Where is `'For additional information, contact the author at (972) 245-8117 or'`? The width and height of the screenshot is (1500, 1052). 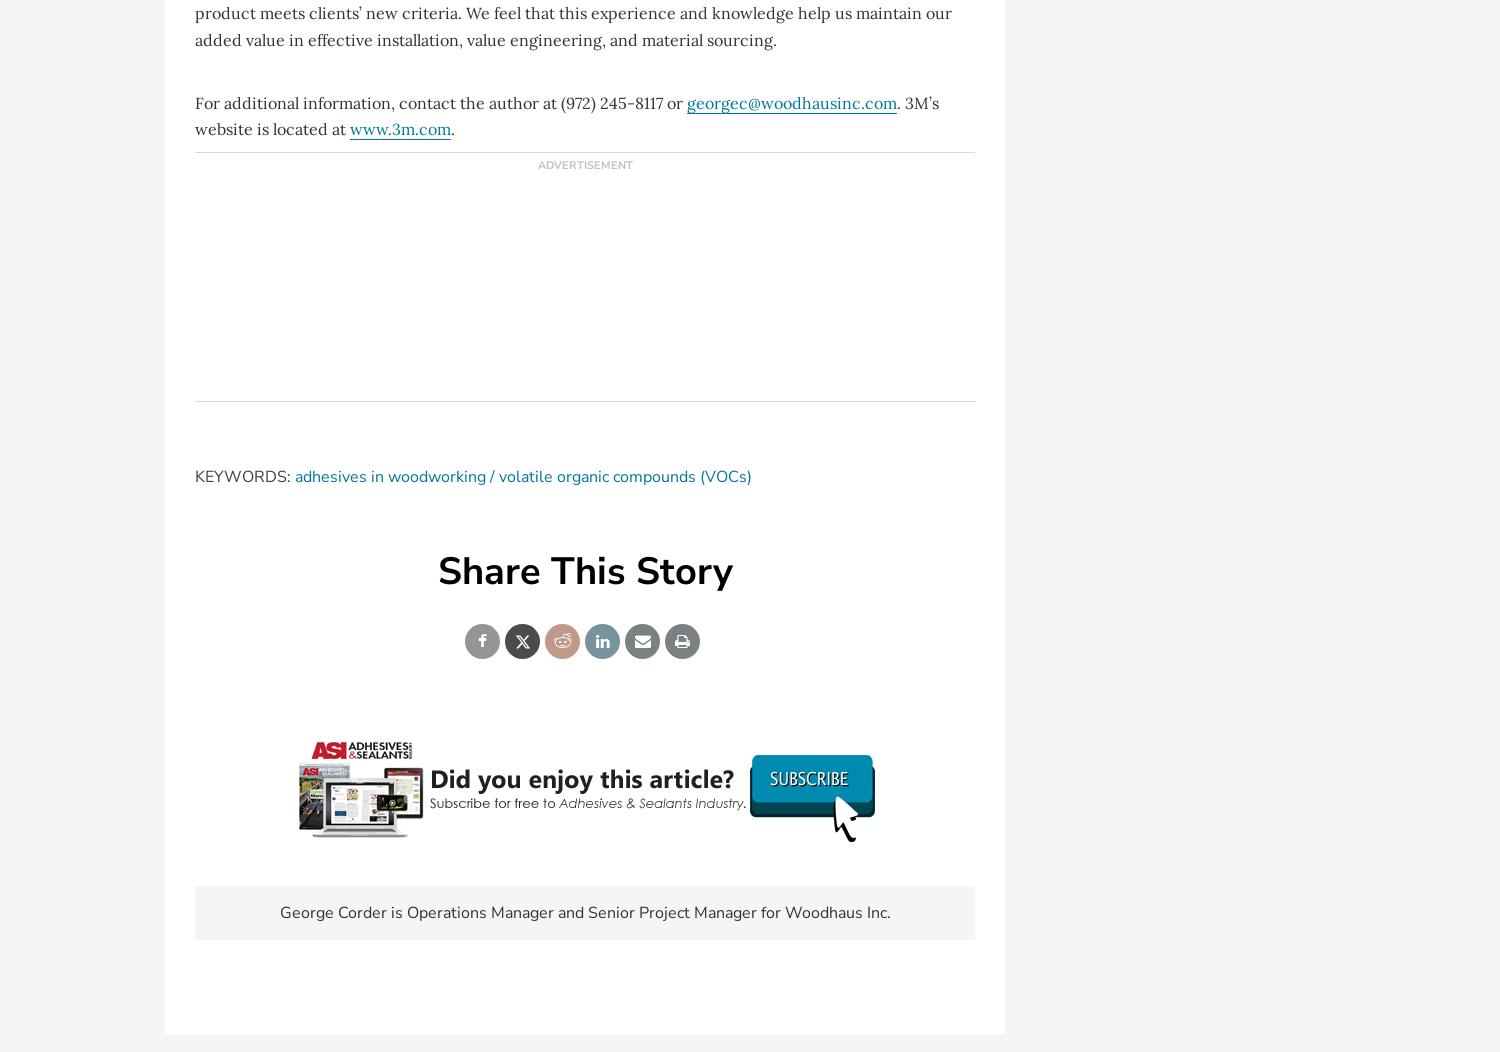 'For additional information, contact the author at (972) 245-8117 or' is located at coordinates (440, 102).